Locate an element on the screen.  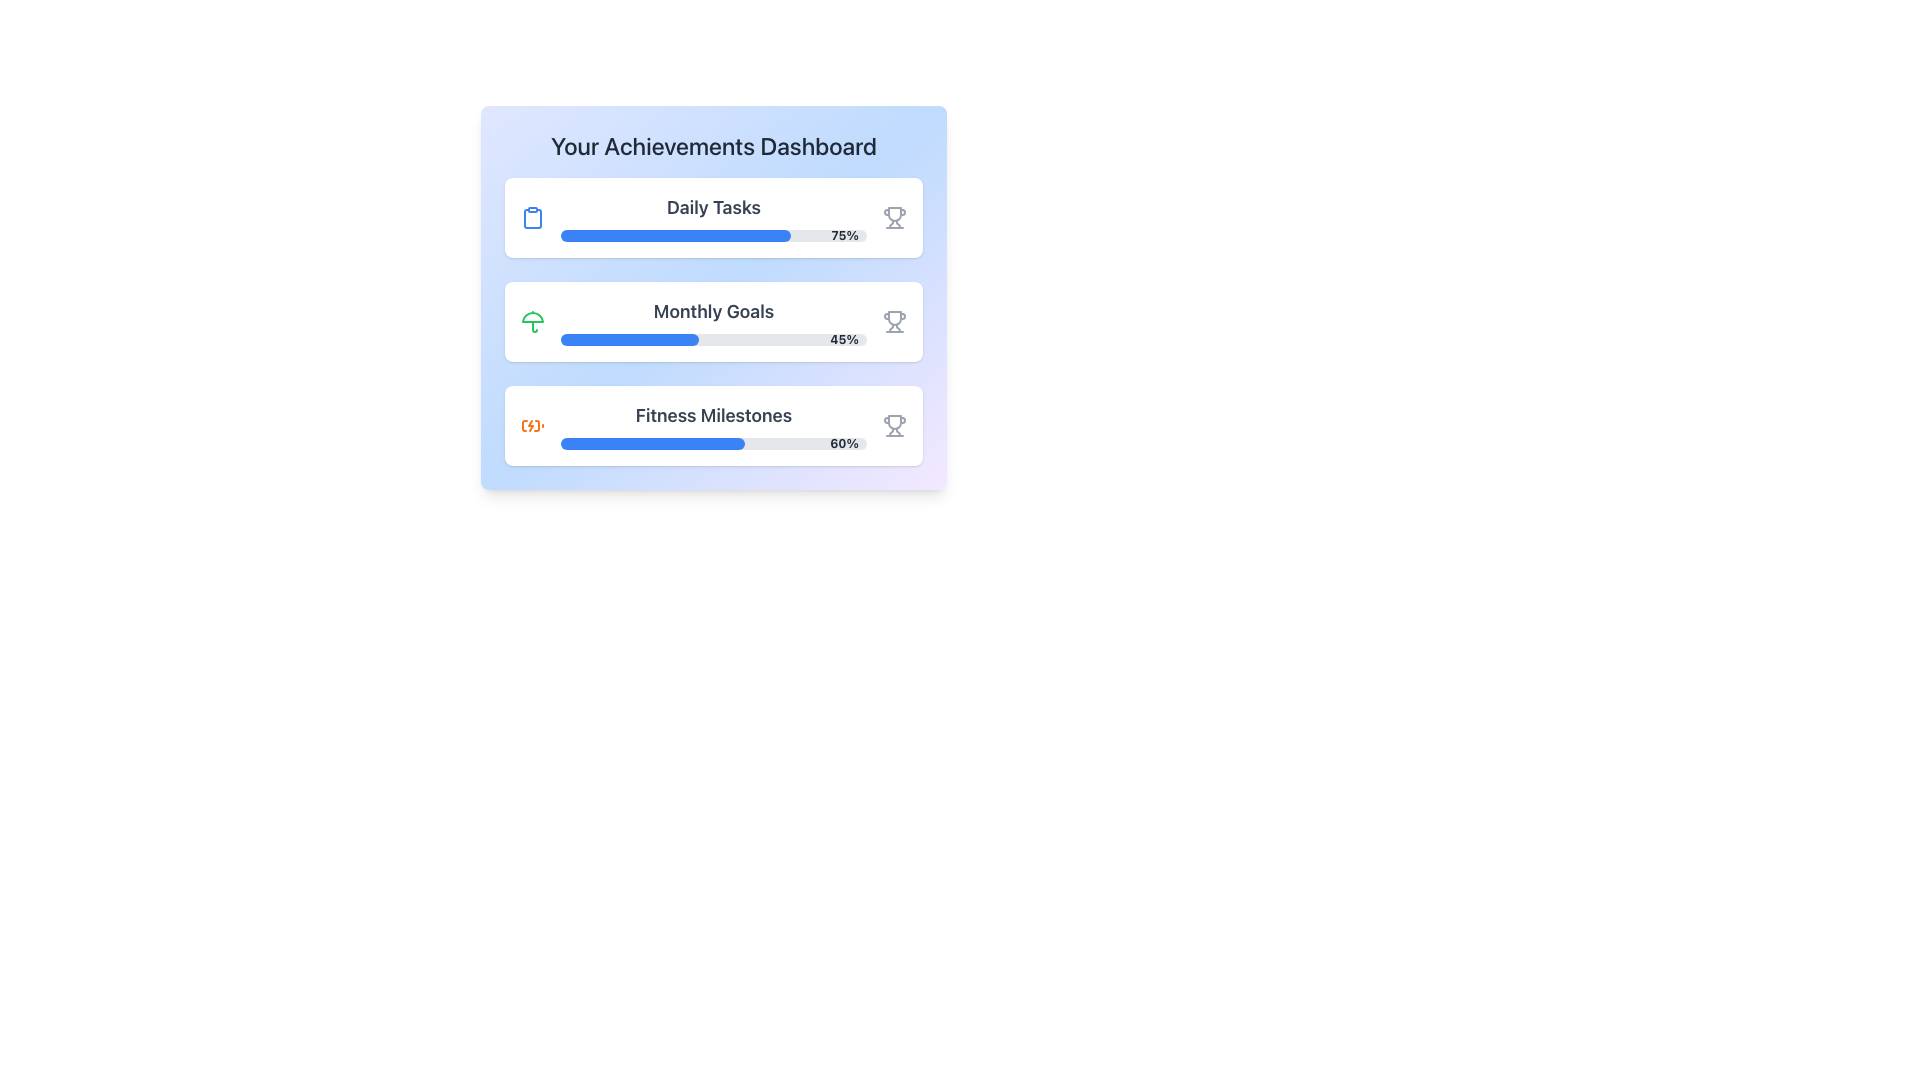
the progress bars visually displayed within the 'Your Achievements Dashboard' panel, which features a gradient background and sections for 'Daily Tasks', 'Monthly Goals', and 'Fitness Milestones' is located at coordinates (714, 297).